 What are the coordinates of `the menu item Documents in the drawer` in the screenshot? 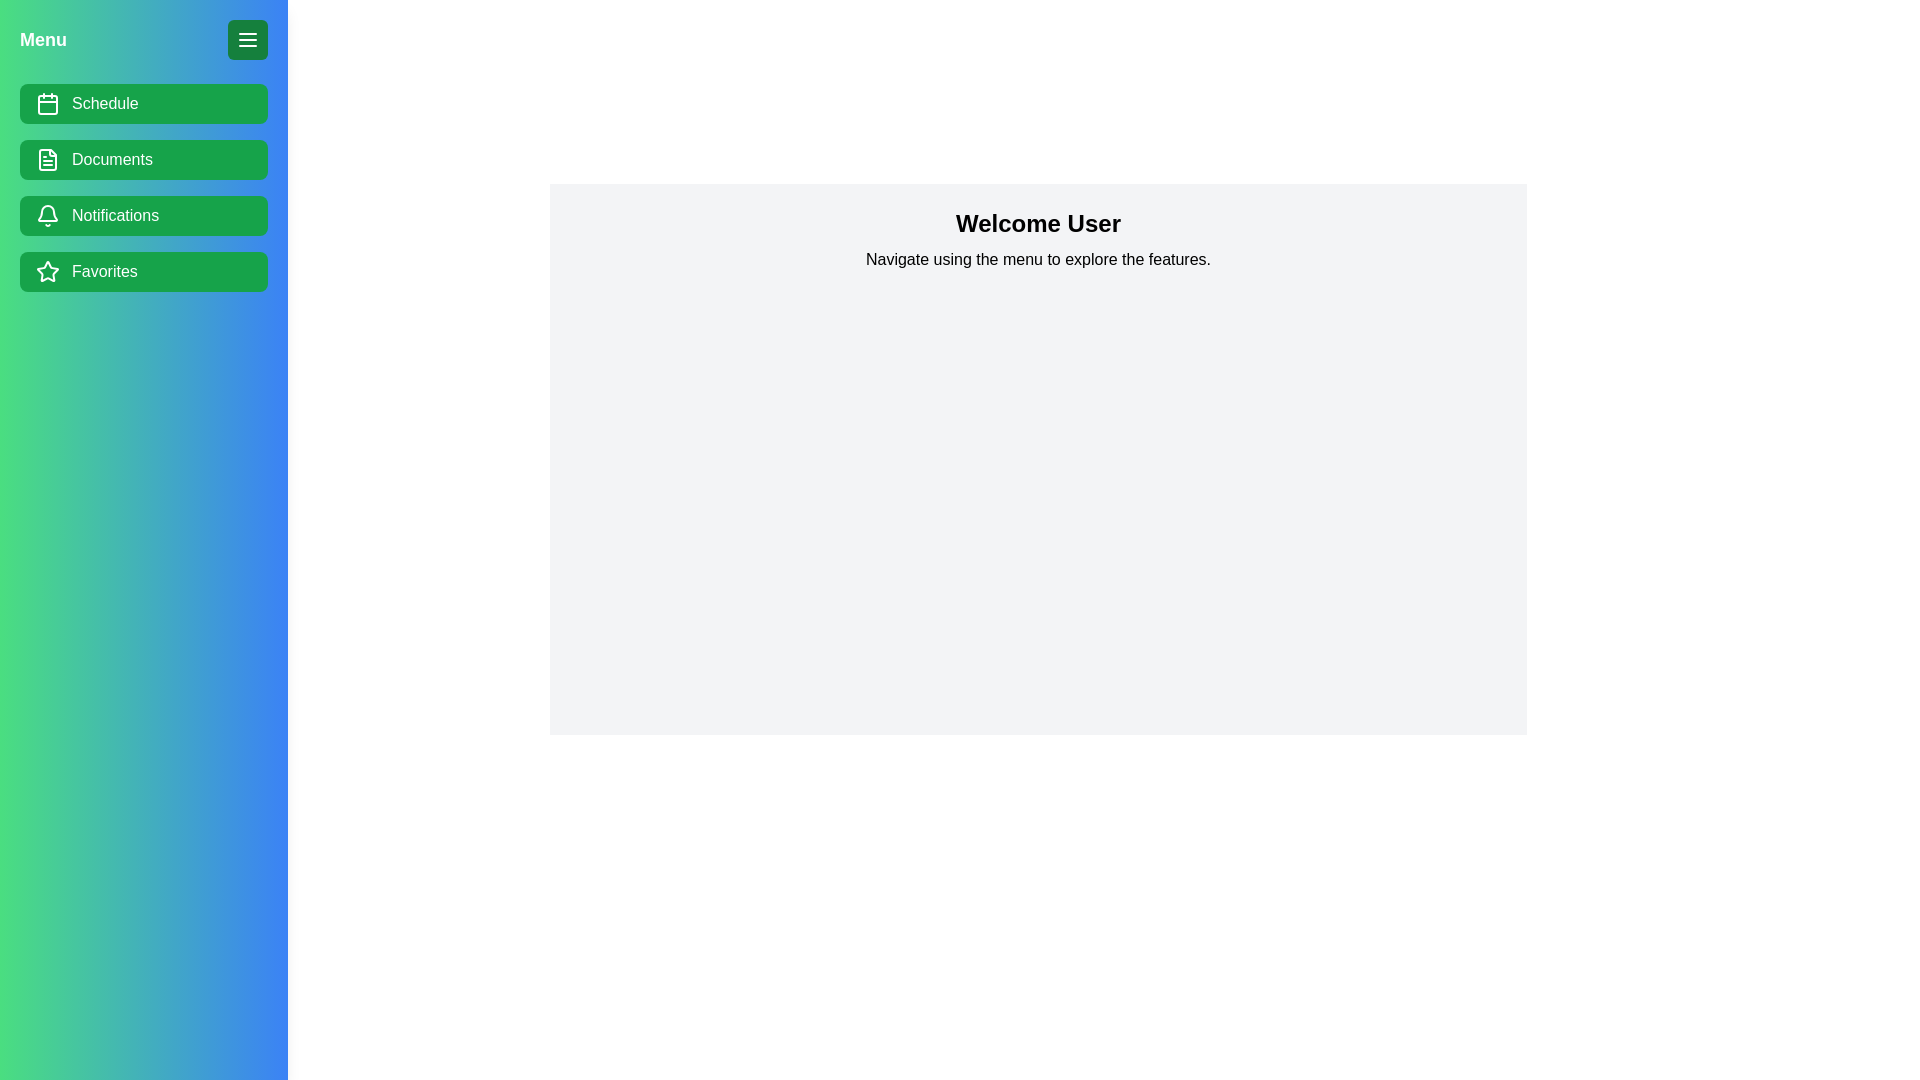 It's located at (143, 158).